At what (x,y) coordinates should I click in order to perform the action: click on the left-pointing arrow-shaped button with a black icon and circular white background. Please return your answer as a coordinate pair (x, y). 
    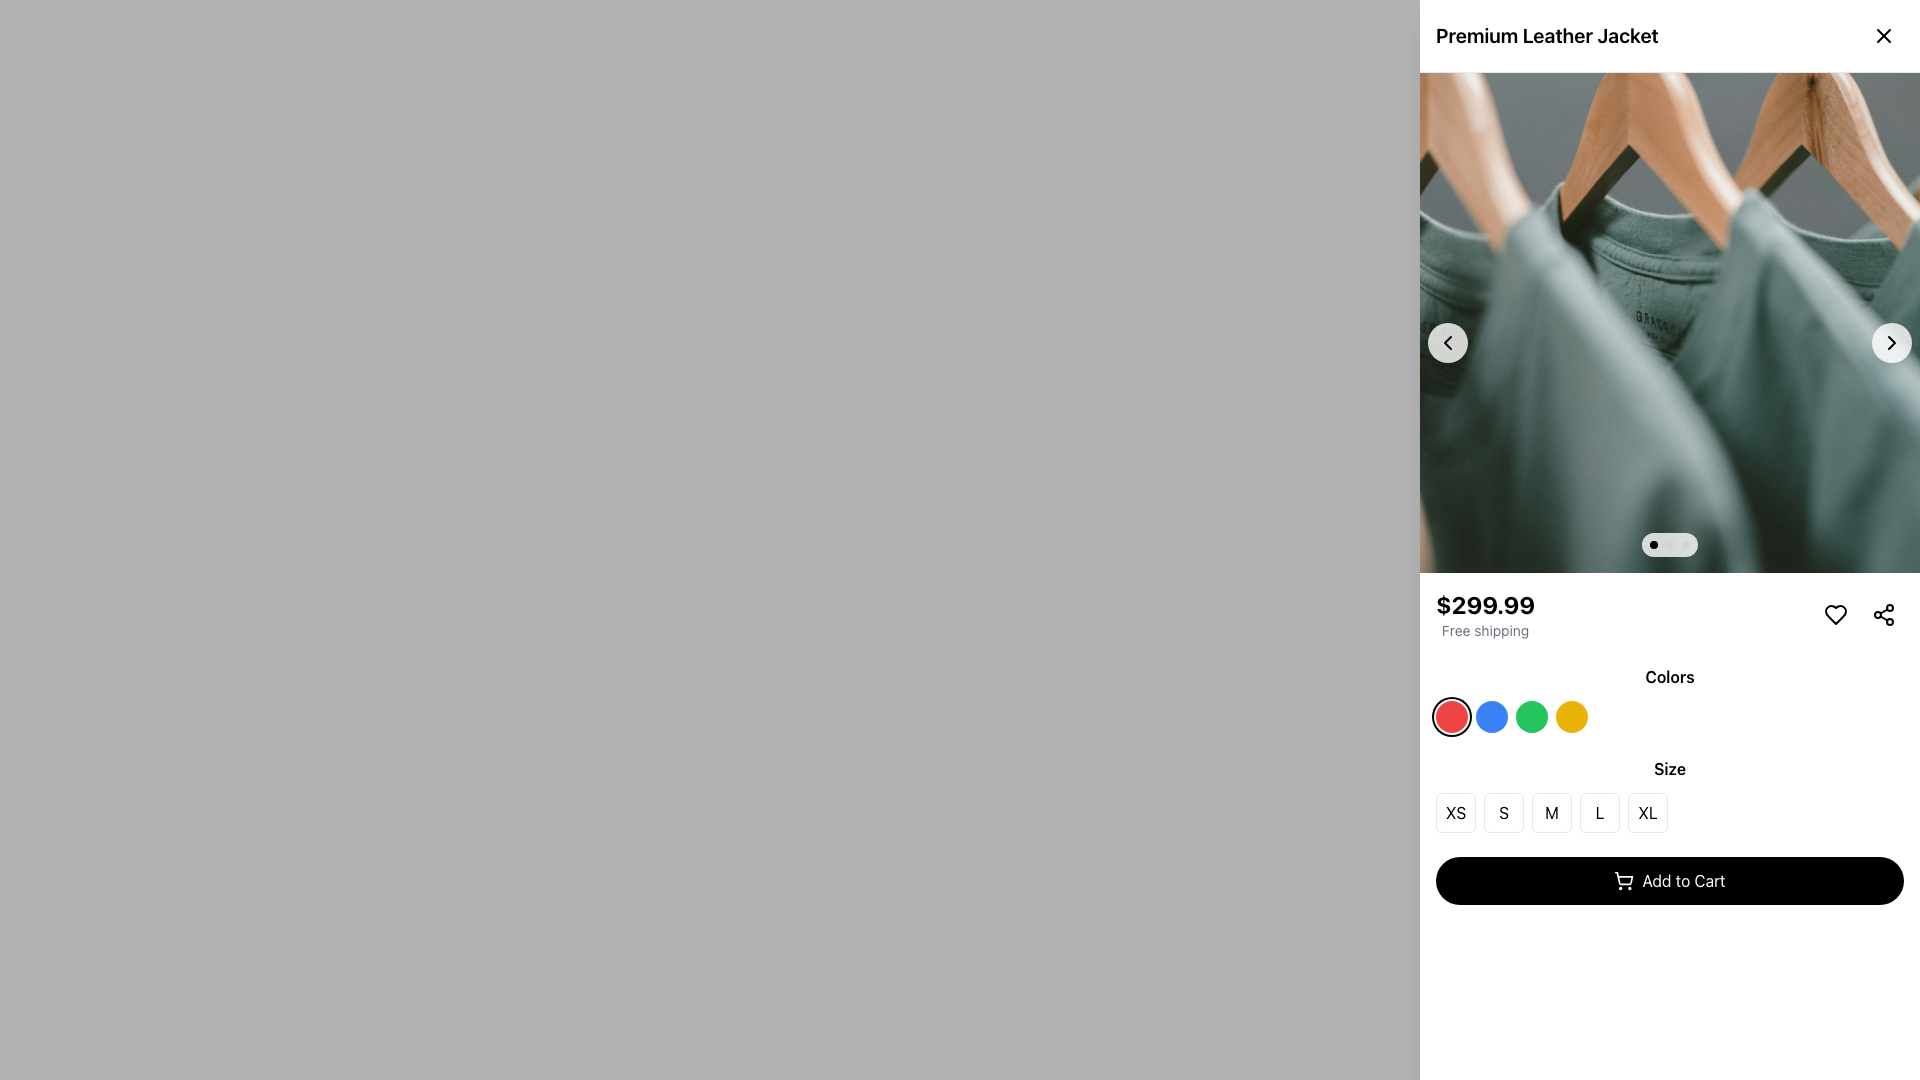
    Looking at the image, I should click on (1448, 342).